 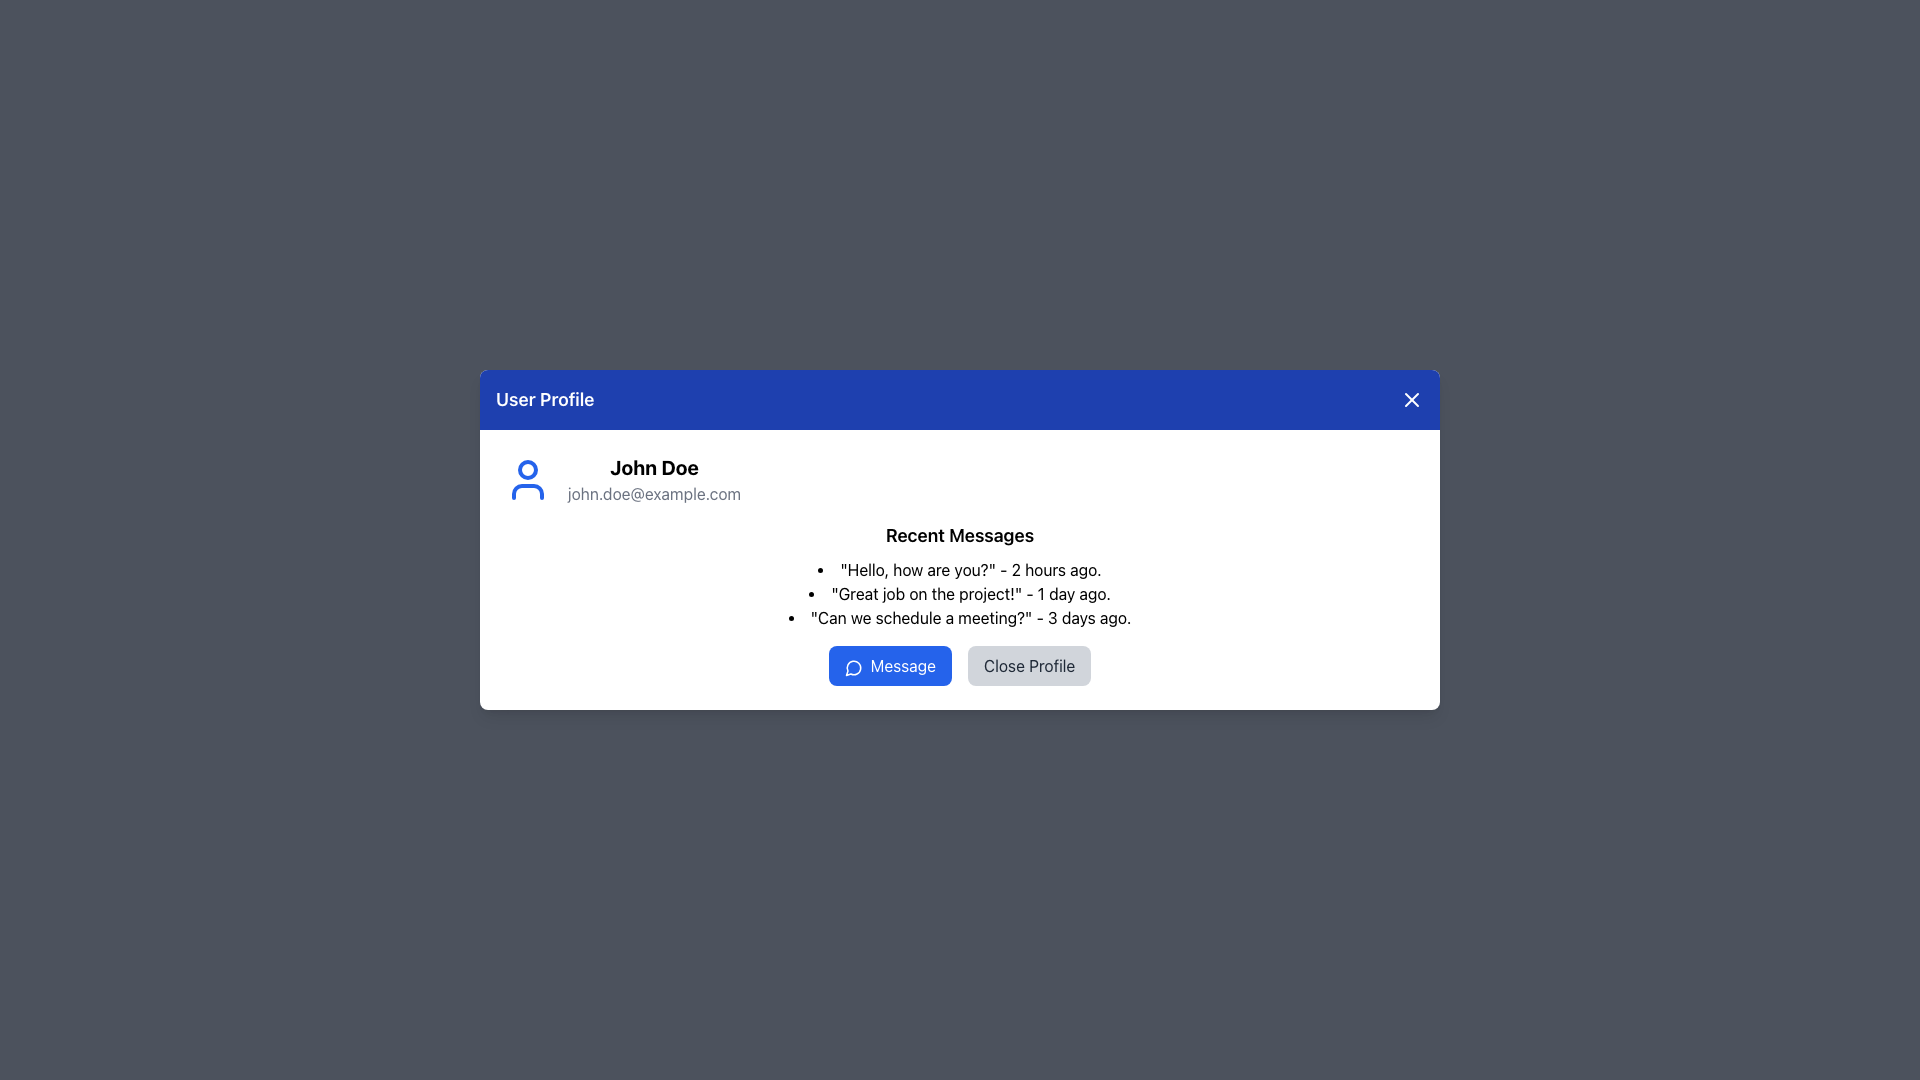 What do you see at coordinates (528, 470) in the screenshot?
I see `SVG circle element that represents the user profile icon, located in the top-left section of the profile modal under the User Profile header` at bounding box center [528, 470].